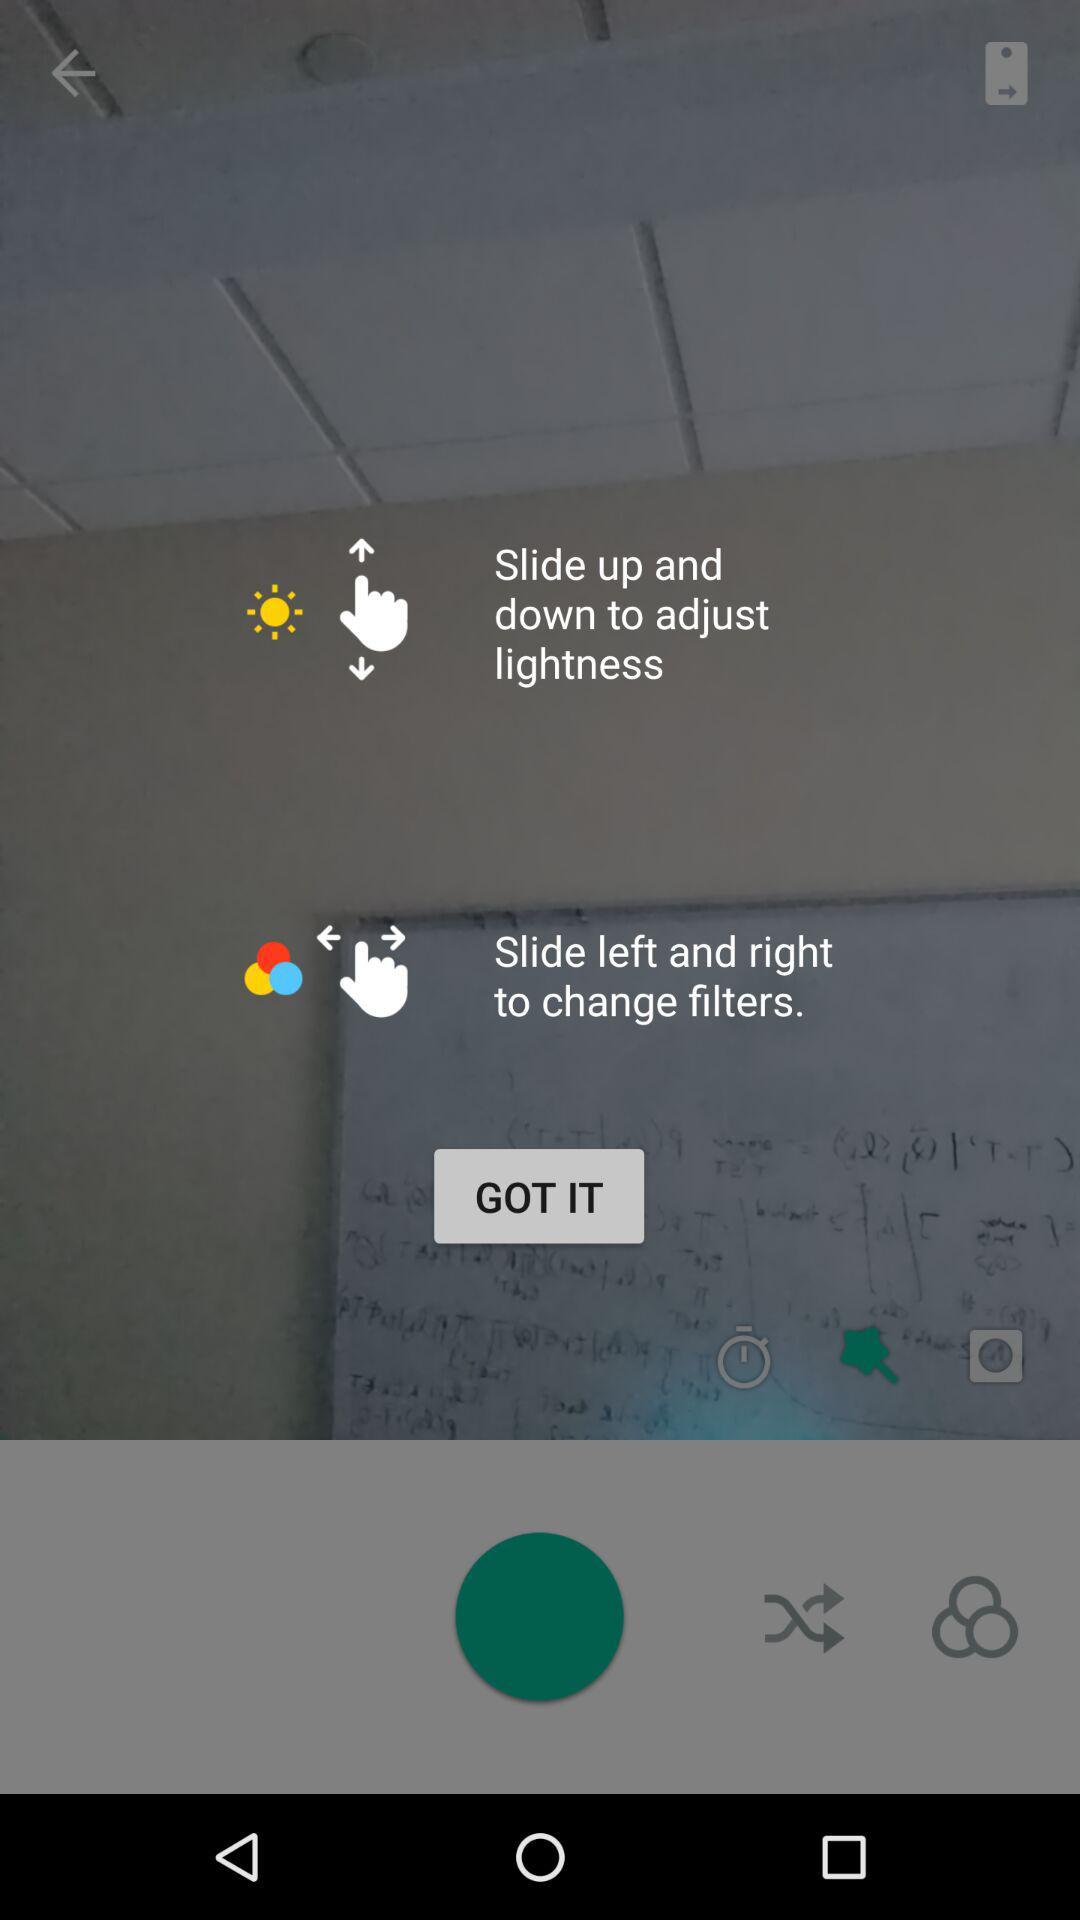  Describe the element at coordinates (538, 1616) in the screenshot. I see `button` at that location.